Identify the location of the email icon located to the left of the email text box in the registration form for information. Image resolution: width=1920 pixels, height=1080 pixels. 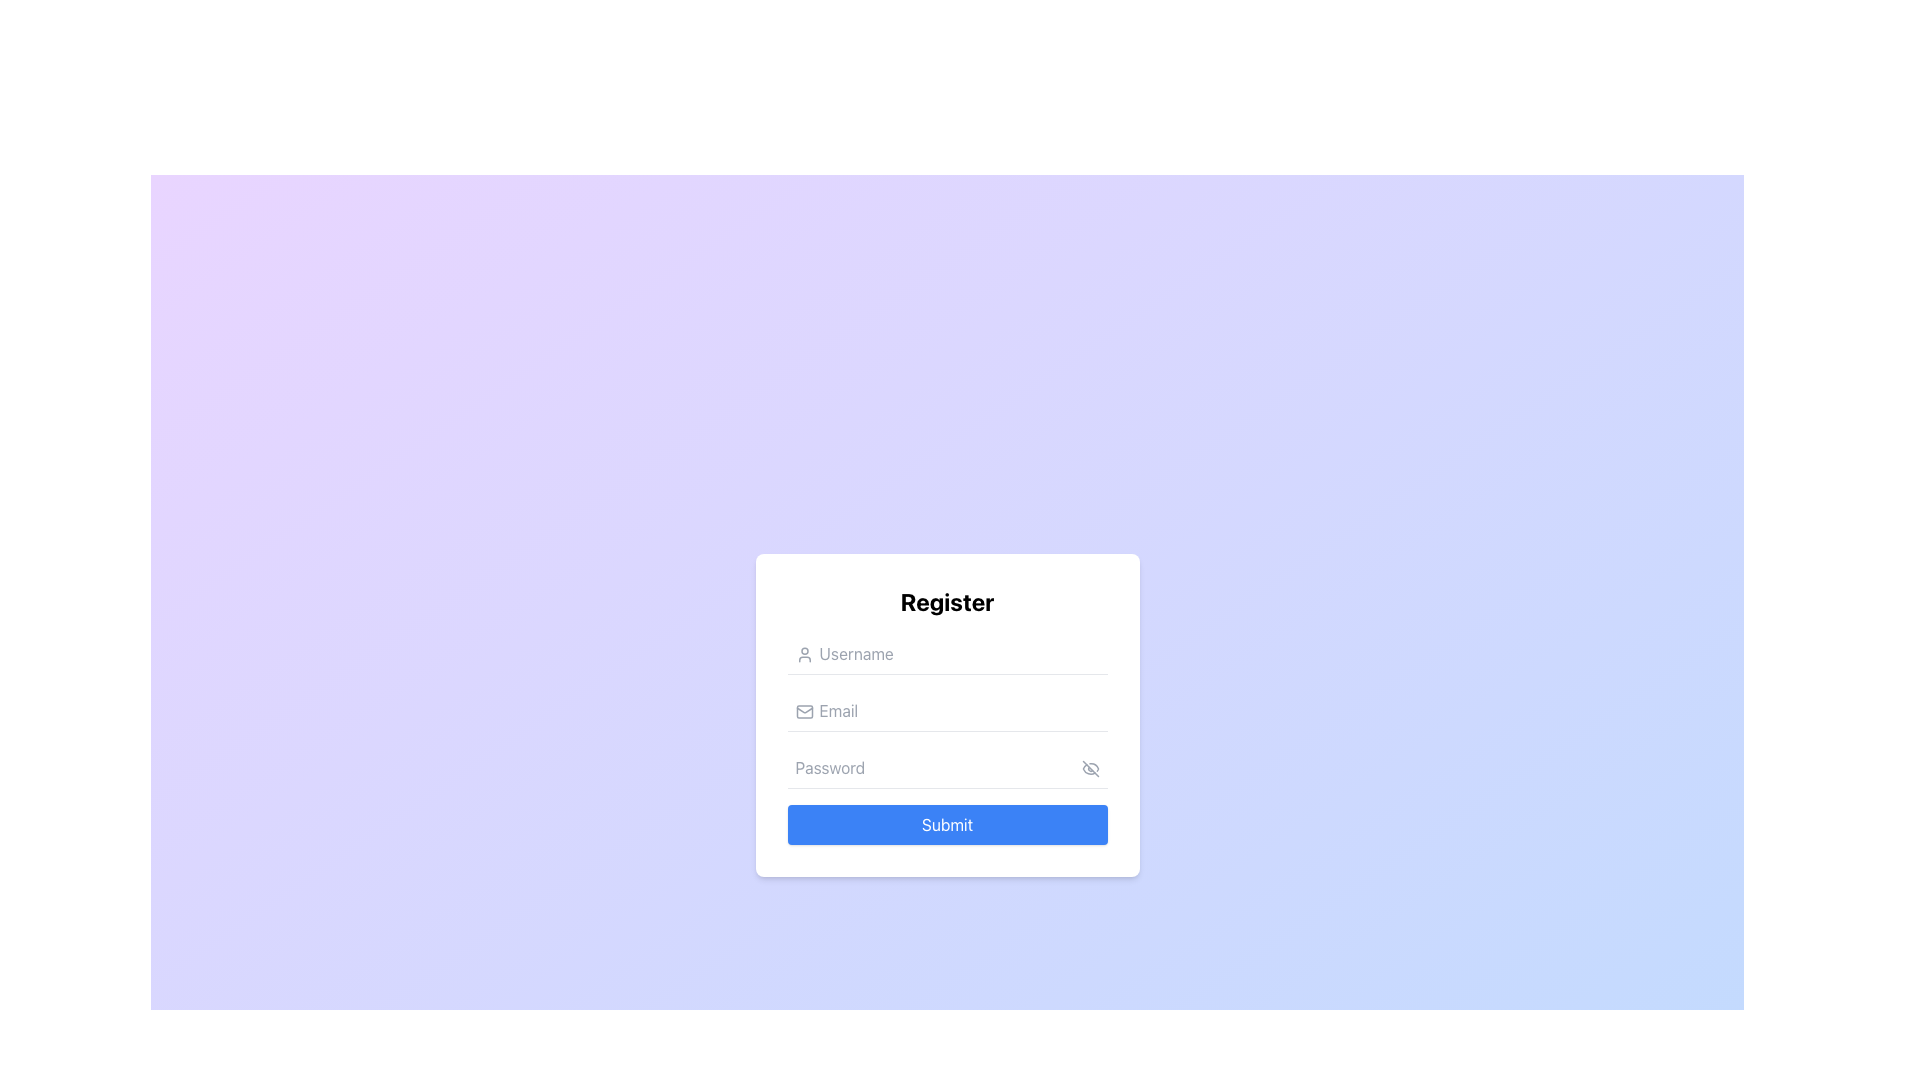
(804, 710).